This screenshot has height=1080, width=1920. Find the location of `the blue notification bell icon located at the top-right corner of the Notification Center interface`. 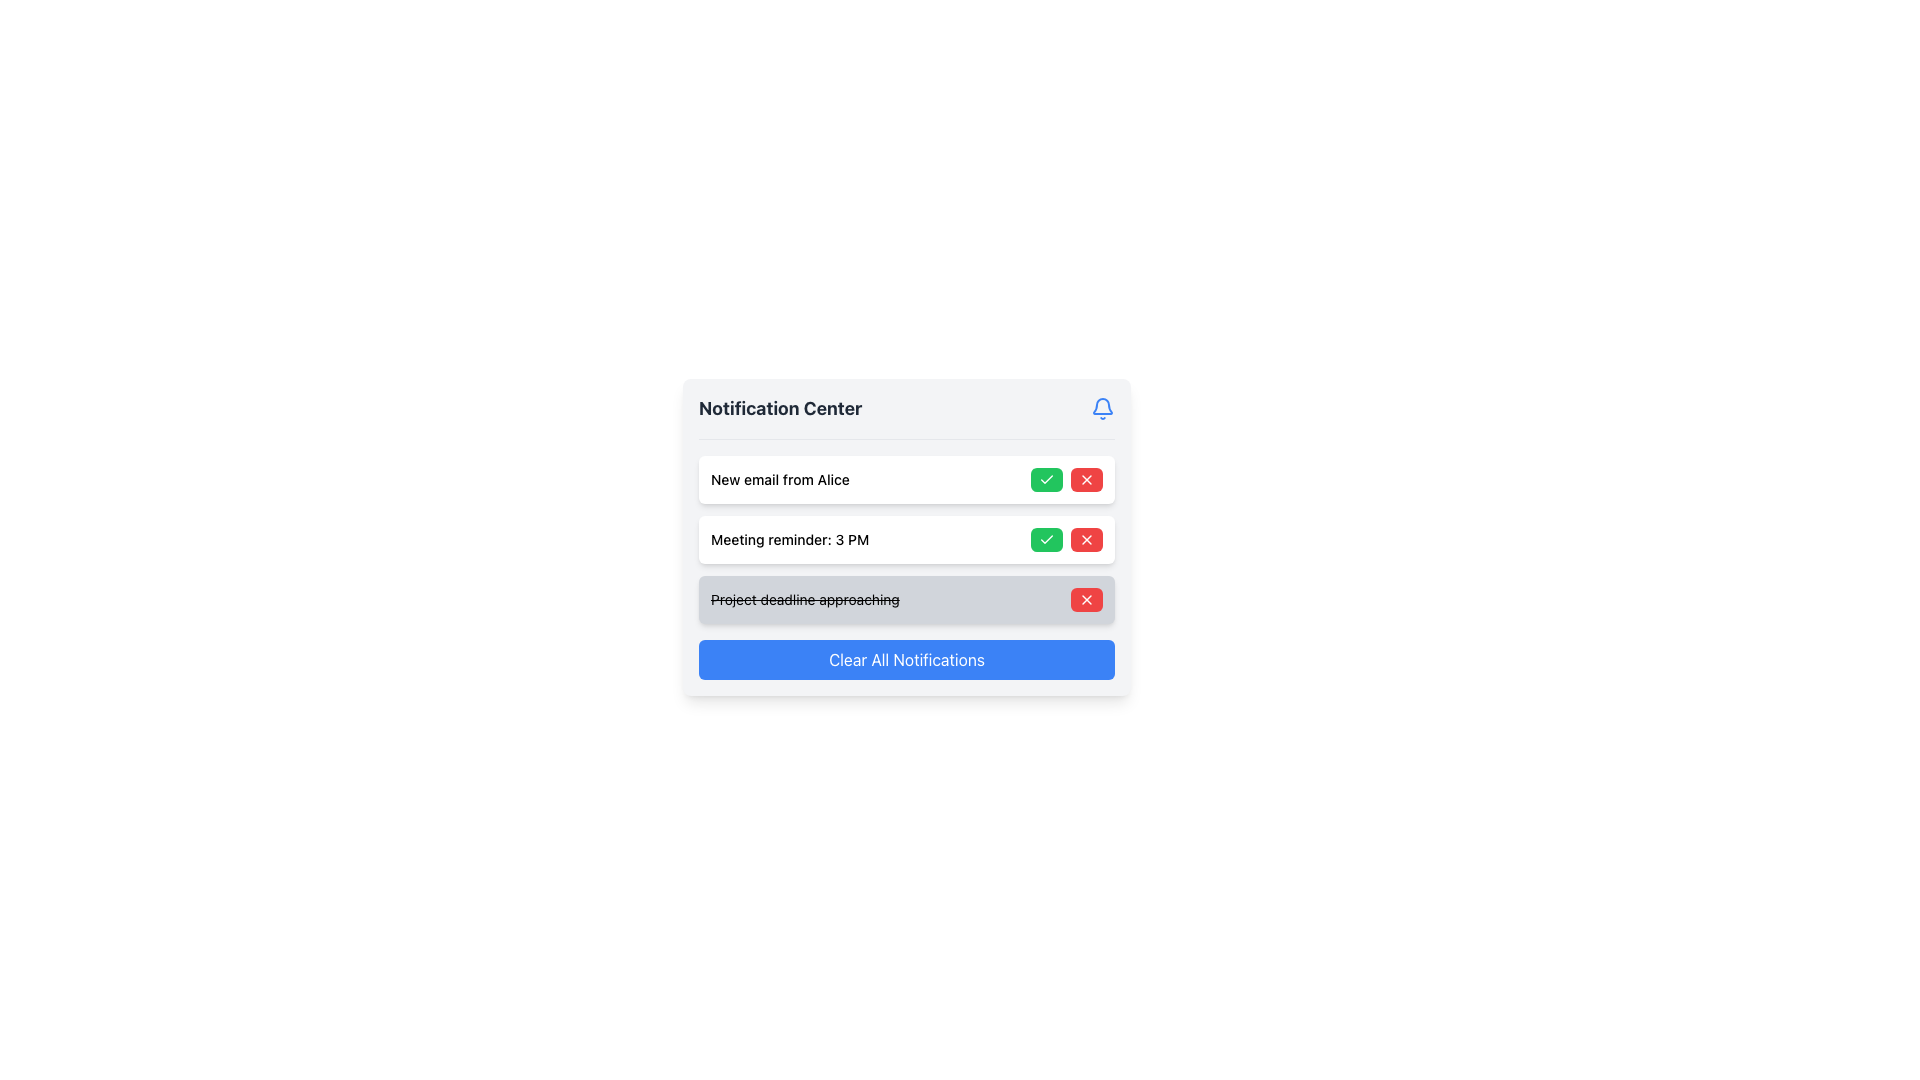

the blue notification bell icon located at the top-right corner of the Notification Center interface is located at coordinates (1102, 407).